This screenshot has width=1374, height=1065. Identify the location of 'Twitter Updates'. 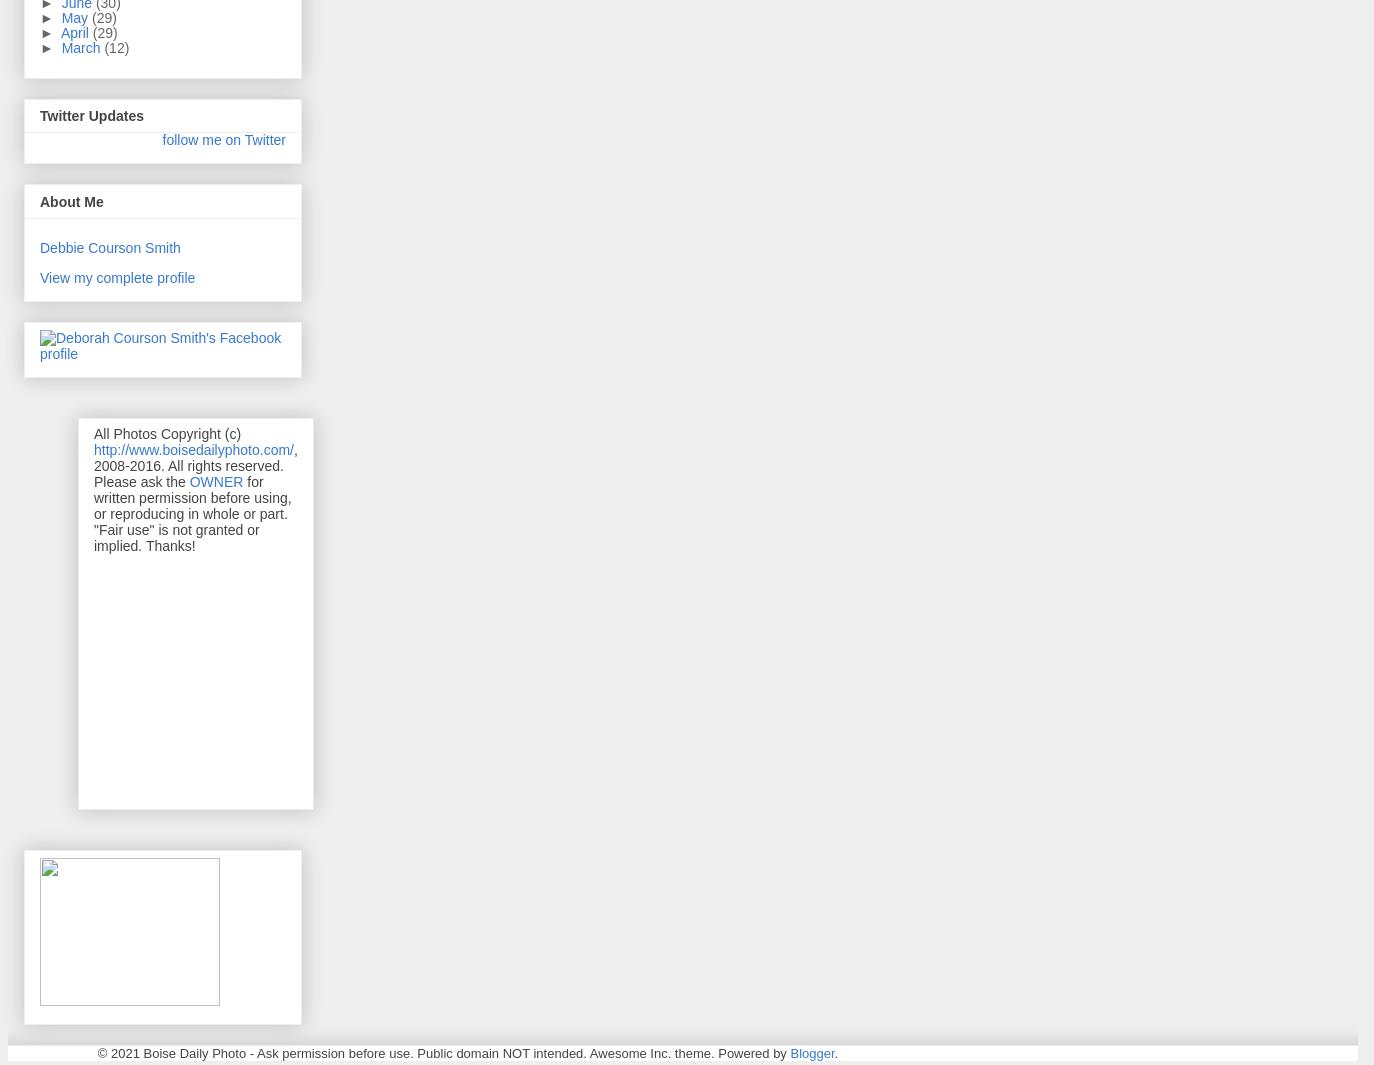
(38, 114).